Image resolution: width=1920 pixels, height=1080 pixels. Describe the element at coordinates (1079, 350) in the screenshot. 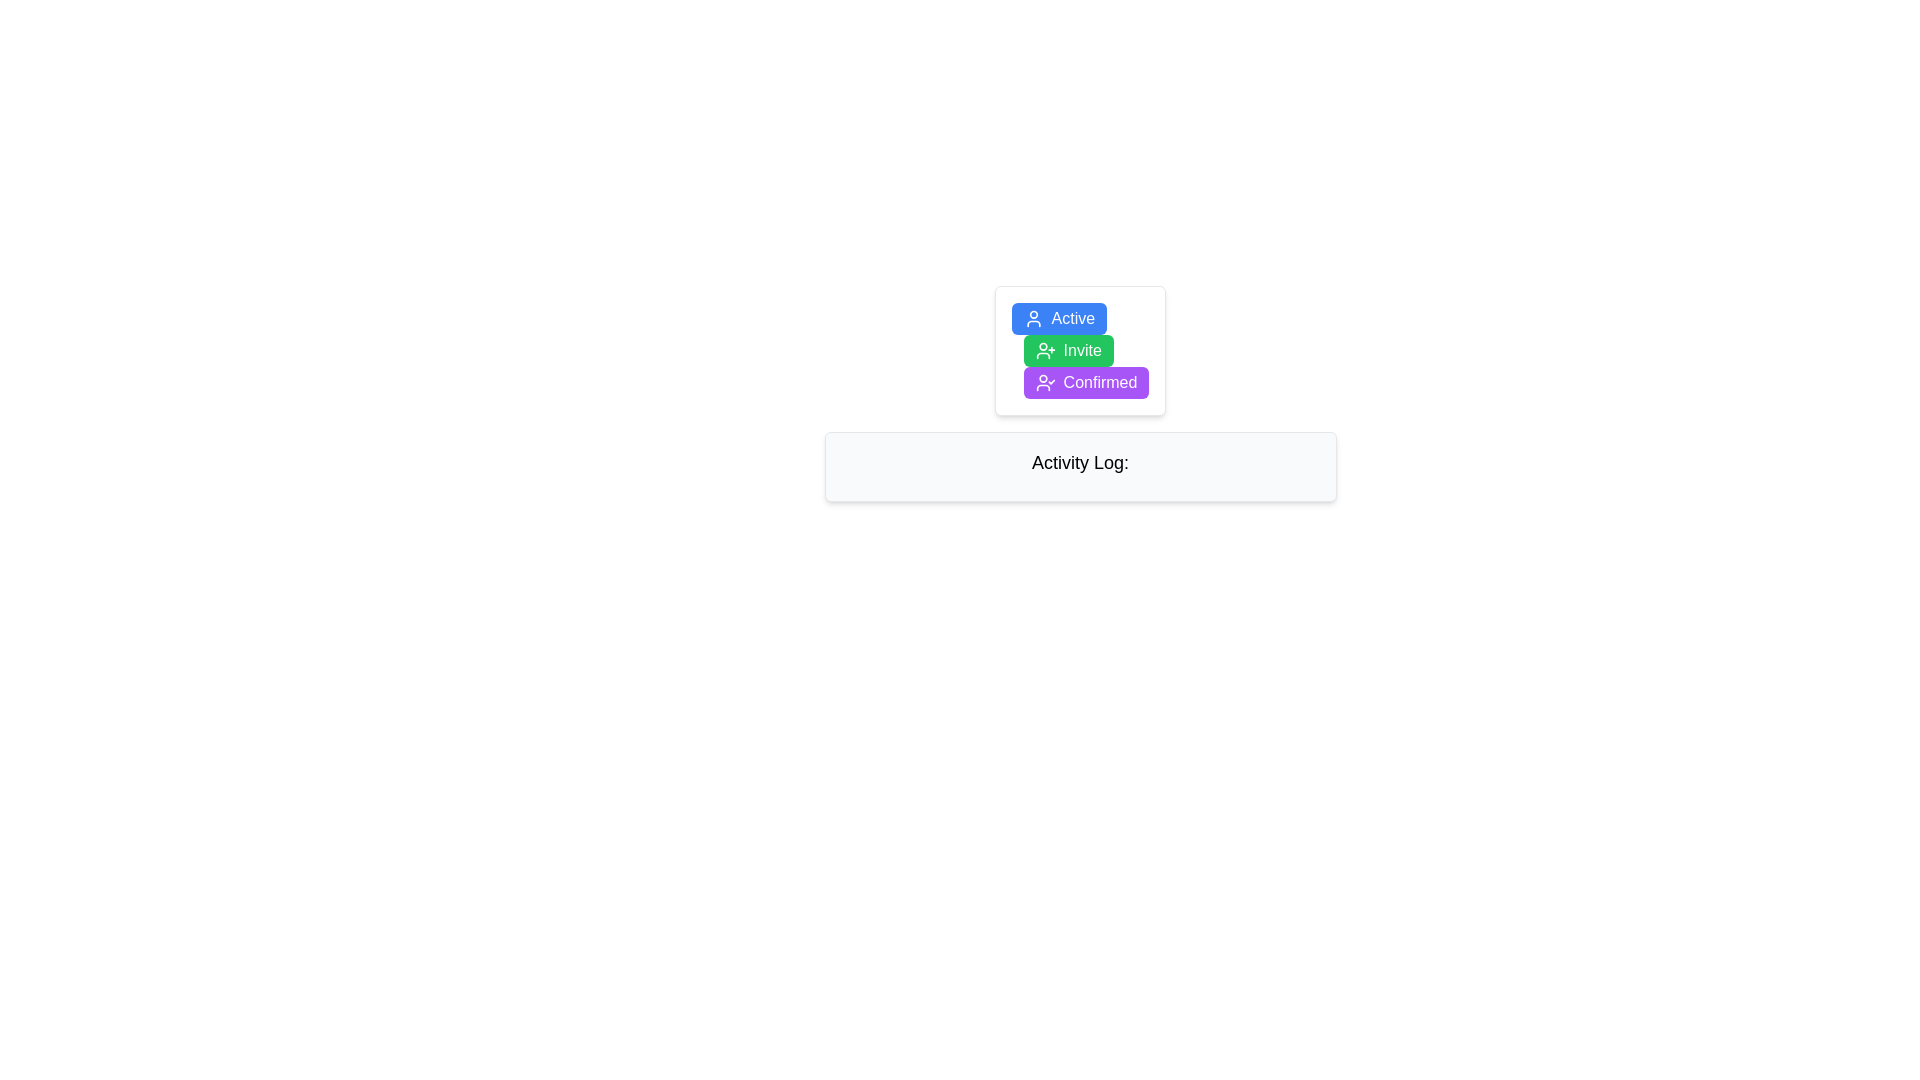

I see `the green 'Invite' button with rounded corners` at that location.